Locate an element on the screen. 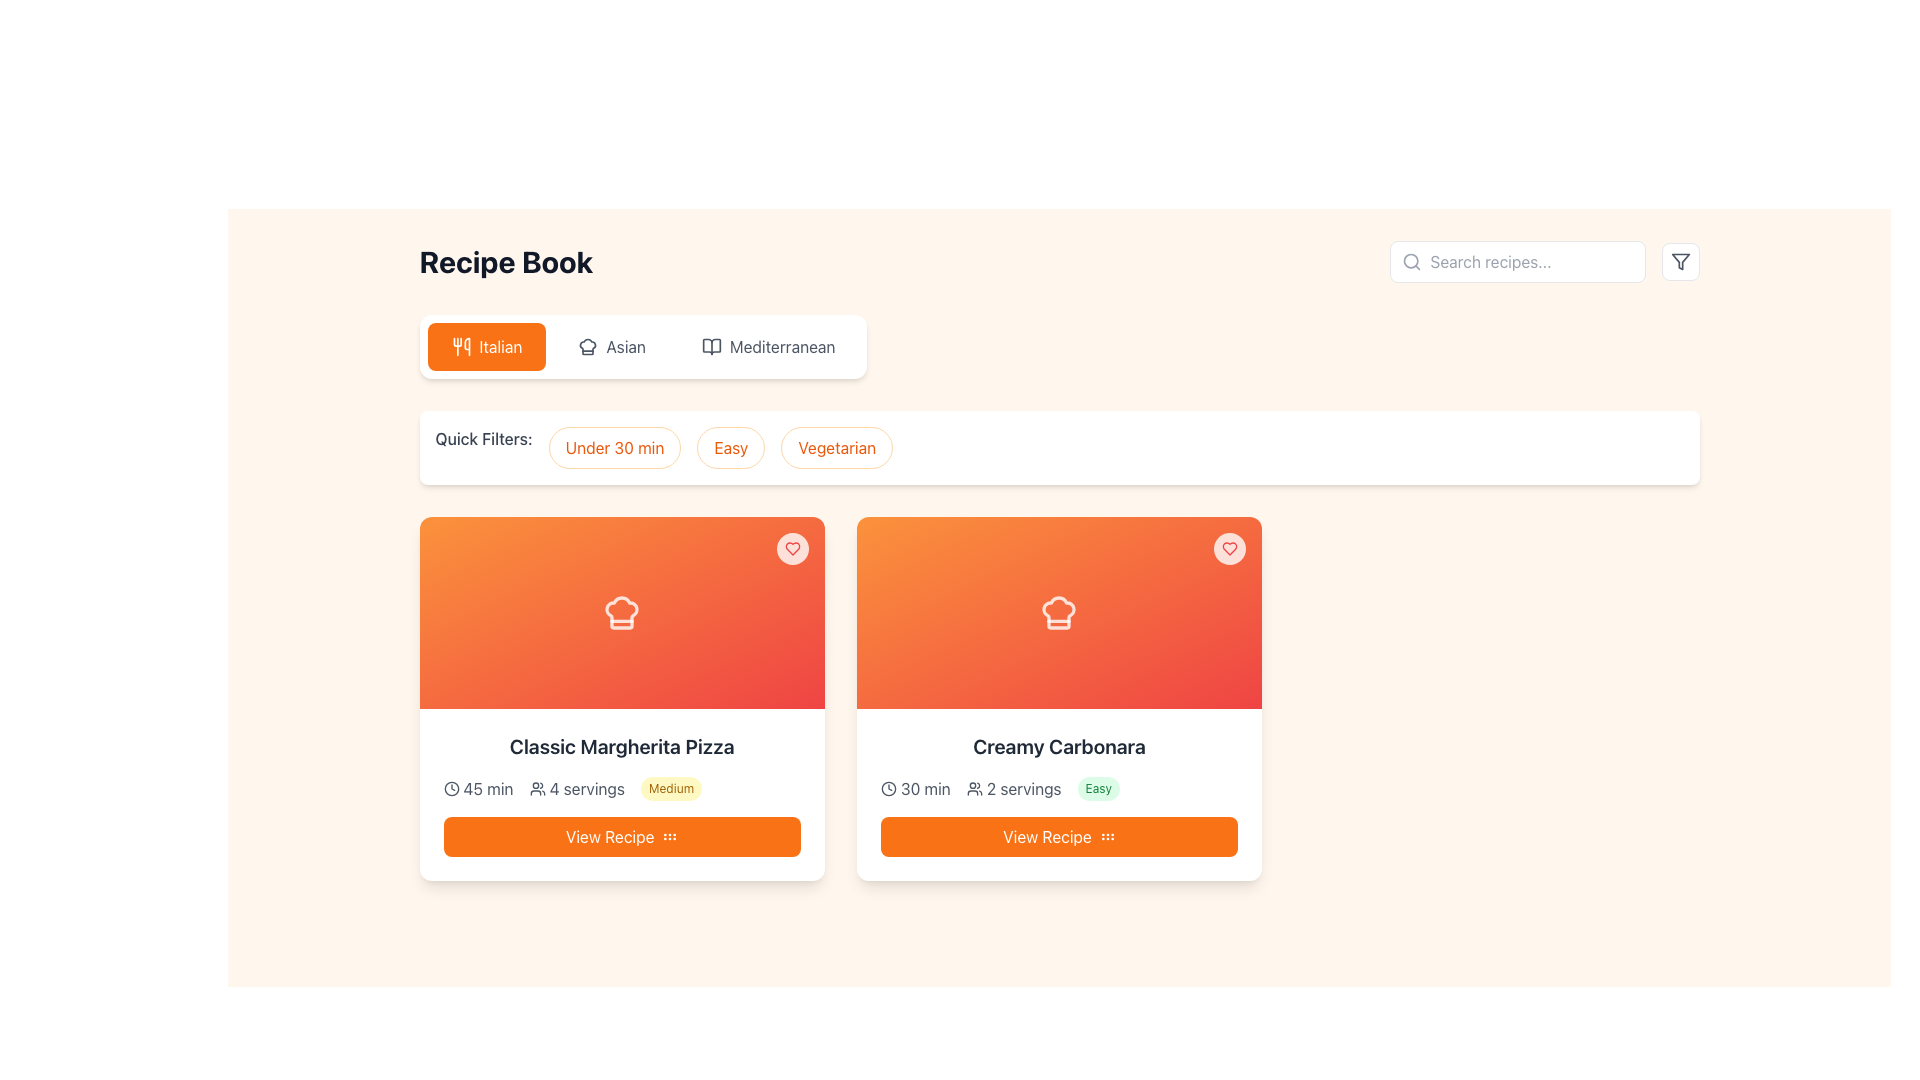 Image resolution: width=1920 pixels, height=1080 pixels. the displayed information on the Informational Label that includes the clock icon with '45 min', user icon with '4 servings', and the yellow badge with 'Medium' is located at coordinates (621, 788).